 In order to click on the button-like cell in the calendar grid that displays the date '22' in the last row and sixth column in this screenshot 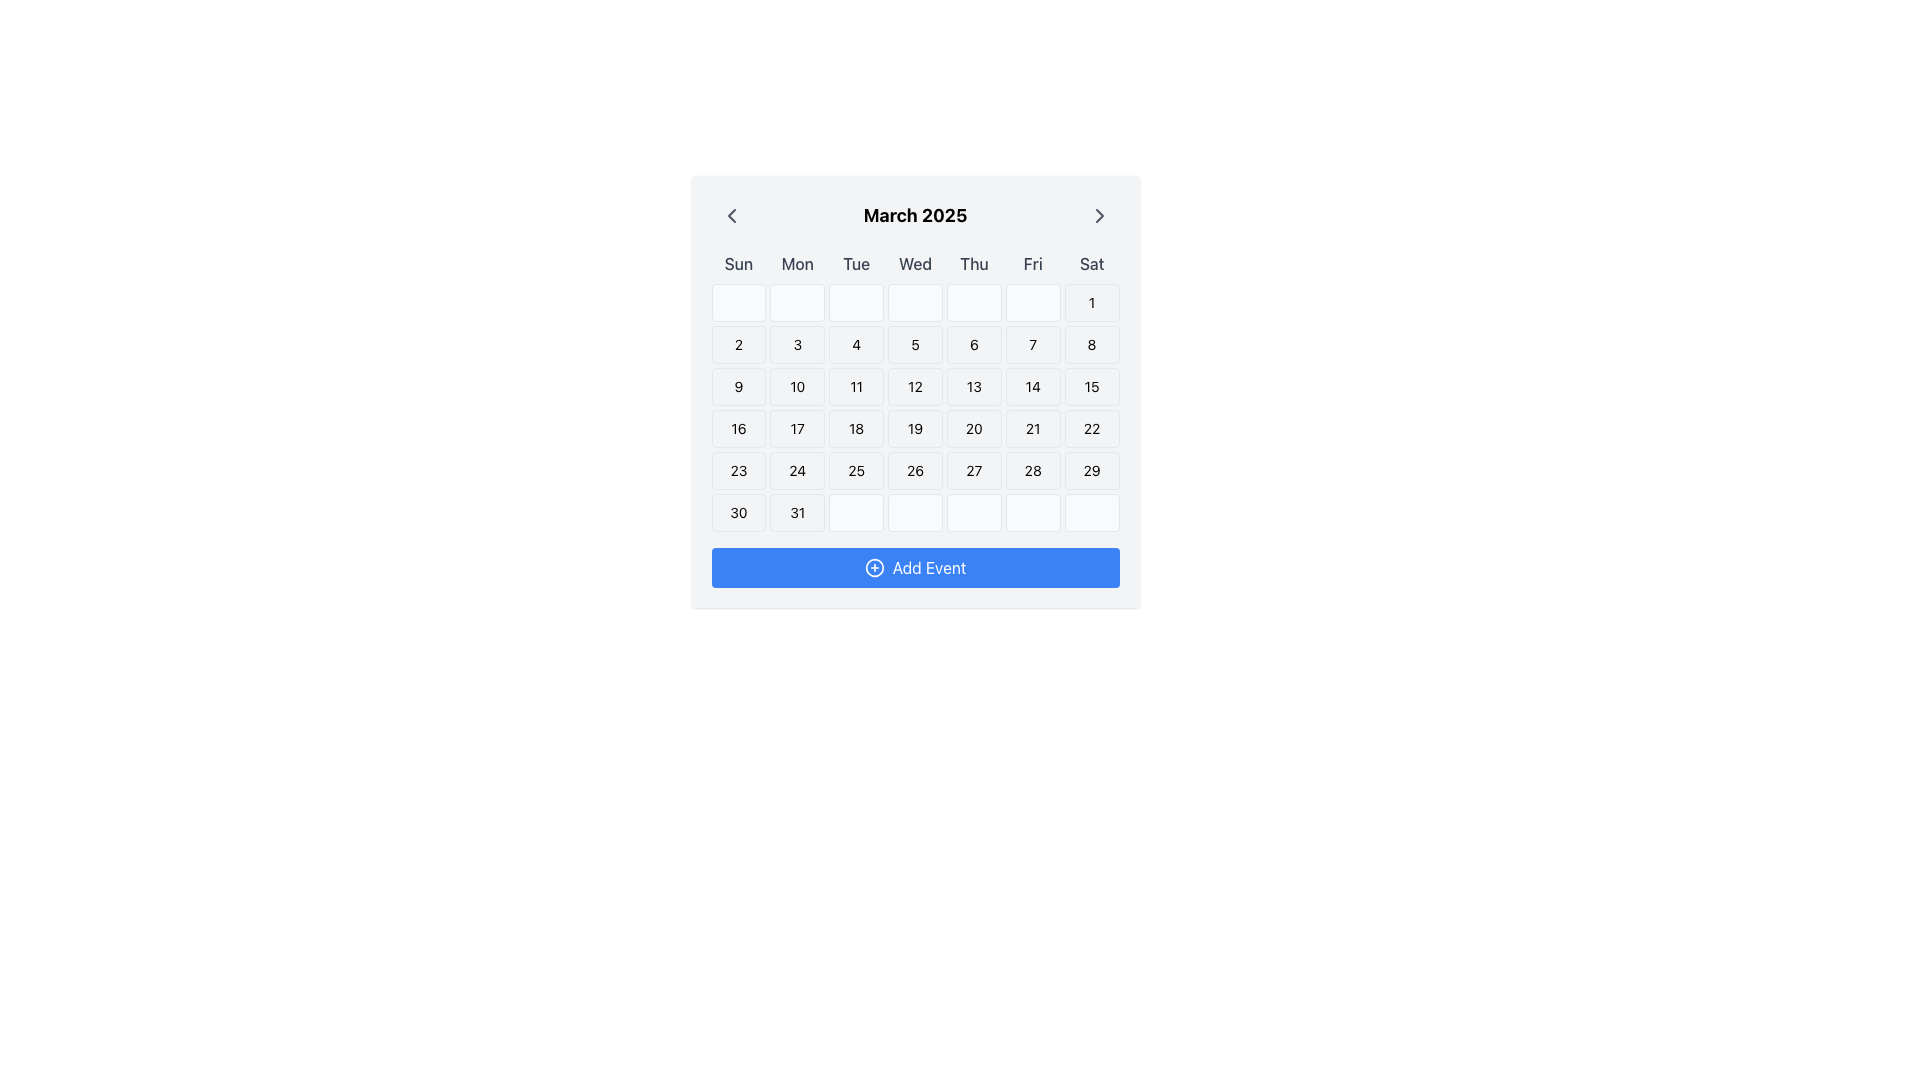, I will do `click(1091, 427)`.